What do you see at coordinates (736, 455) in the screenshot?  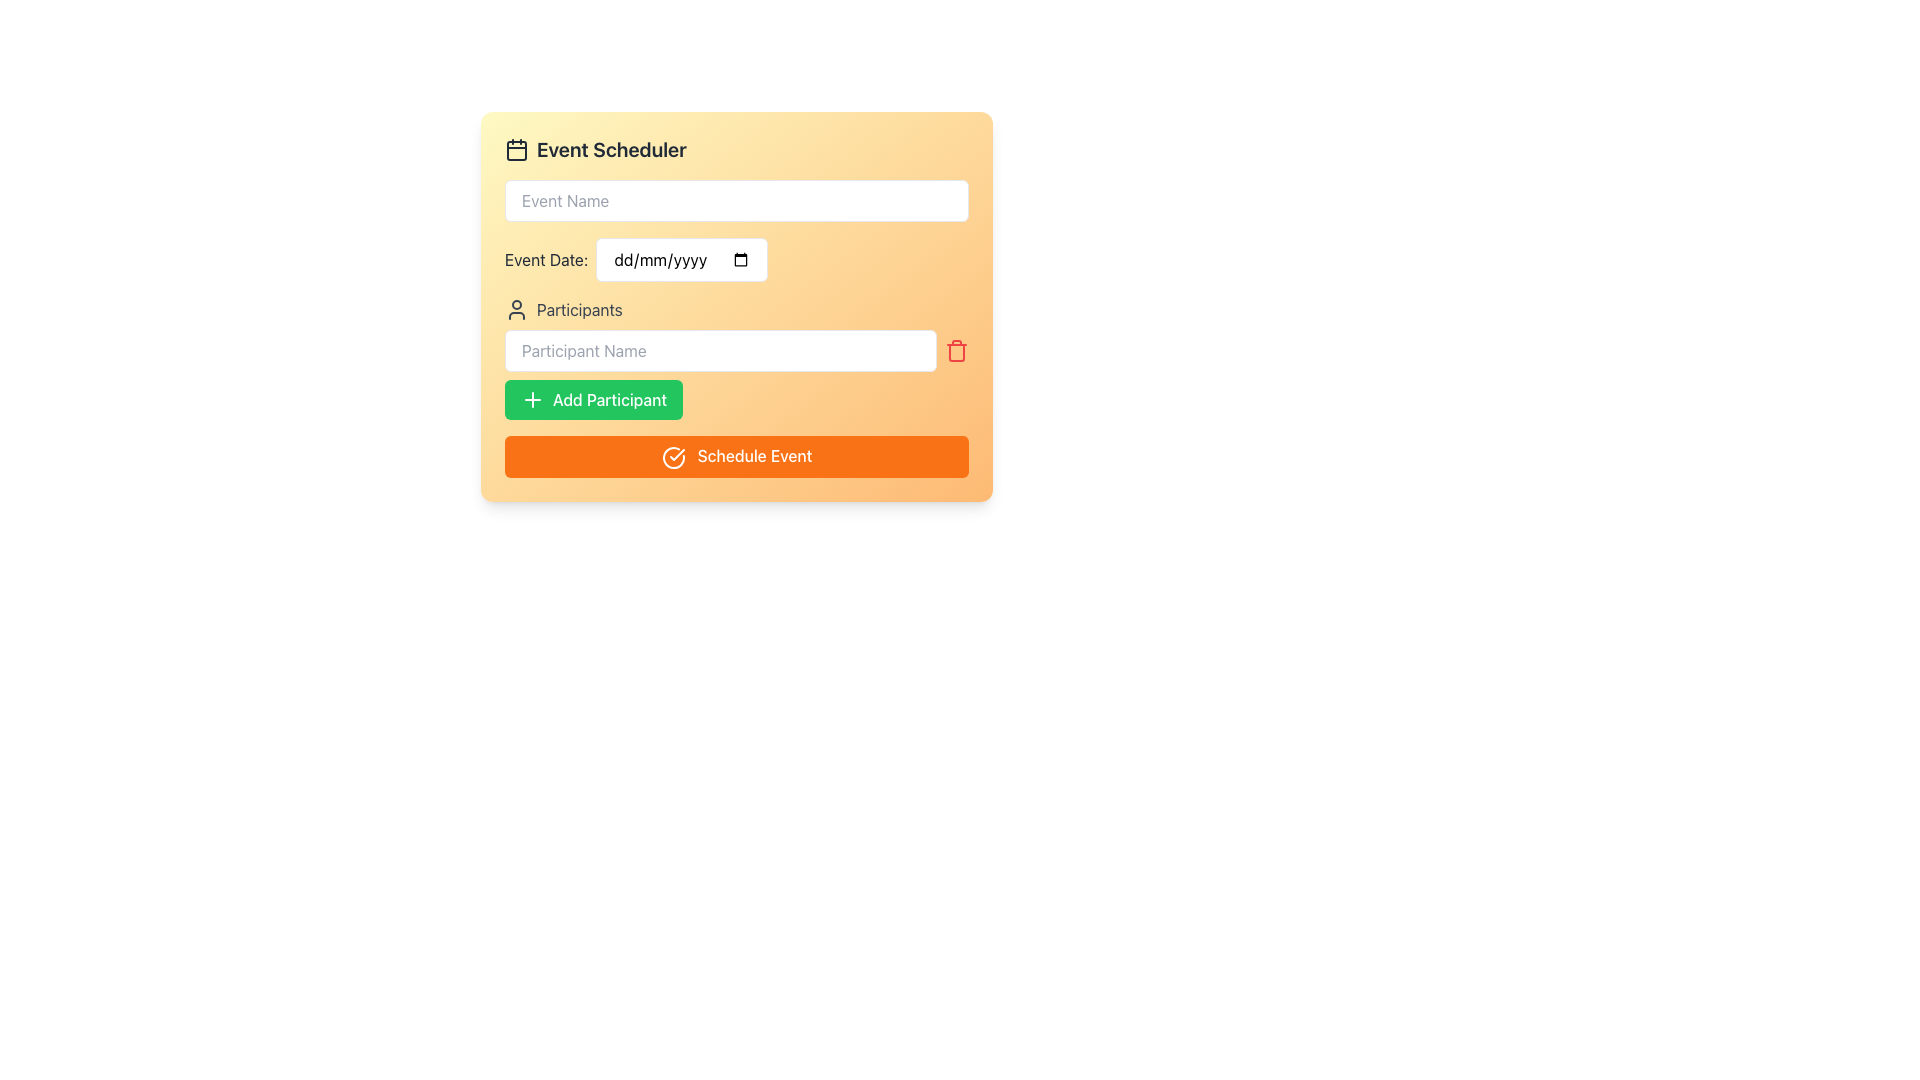 I see `the submission button for creating or scheduling an event` at bounding box center [736, 455].